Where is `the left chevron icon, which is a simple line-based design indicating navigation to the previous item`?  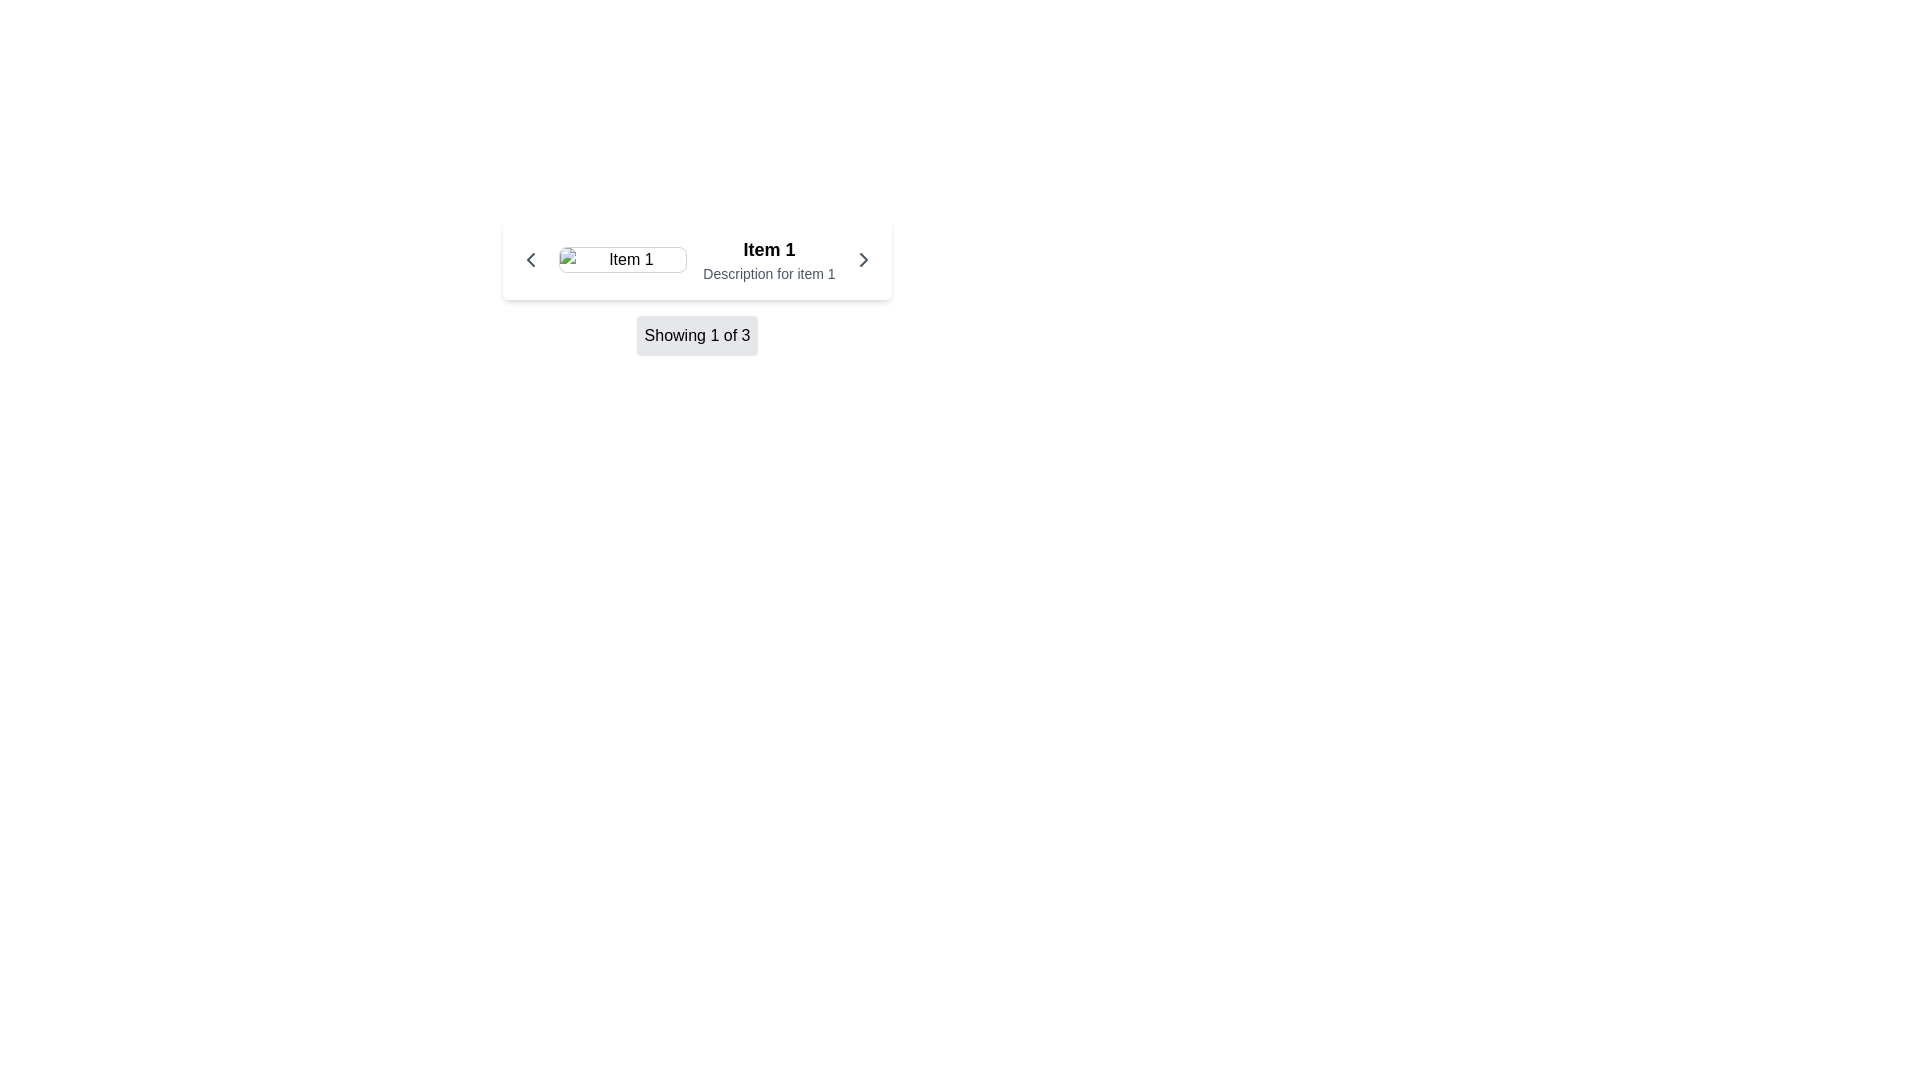
the left chevron icon, which is a simple line-based design indicating navigation to the previous item is located at coordinates (531, 258).